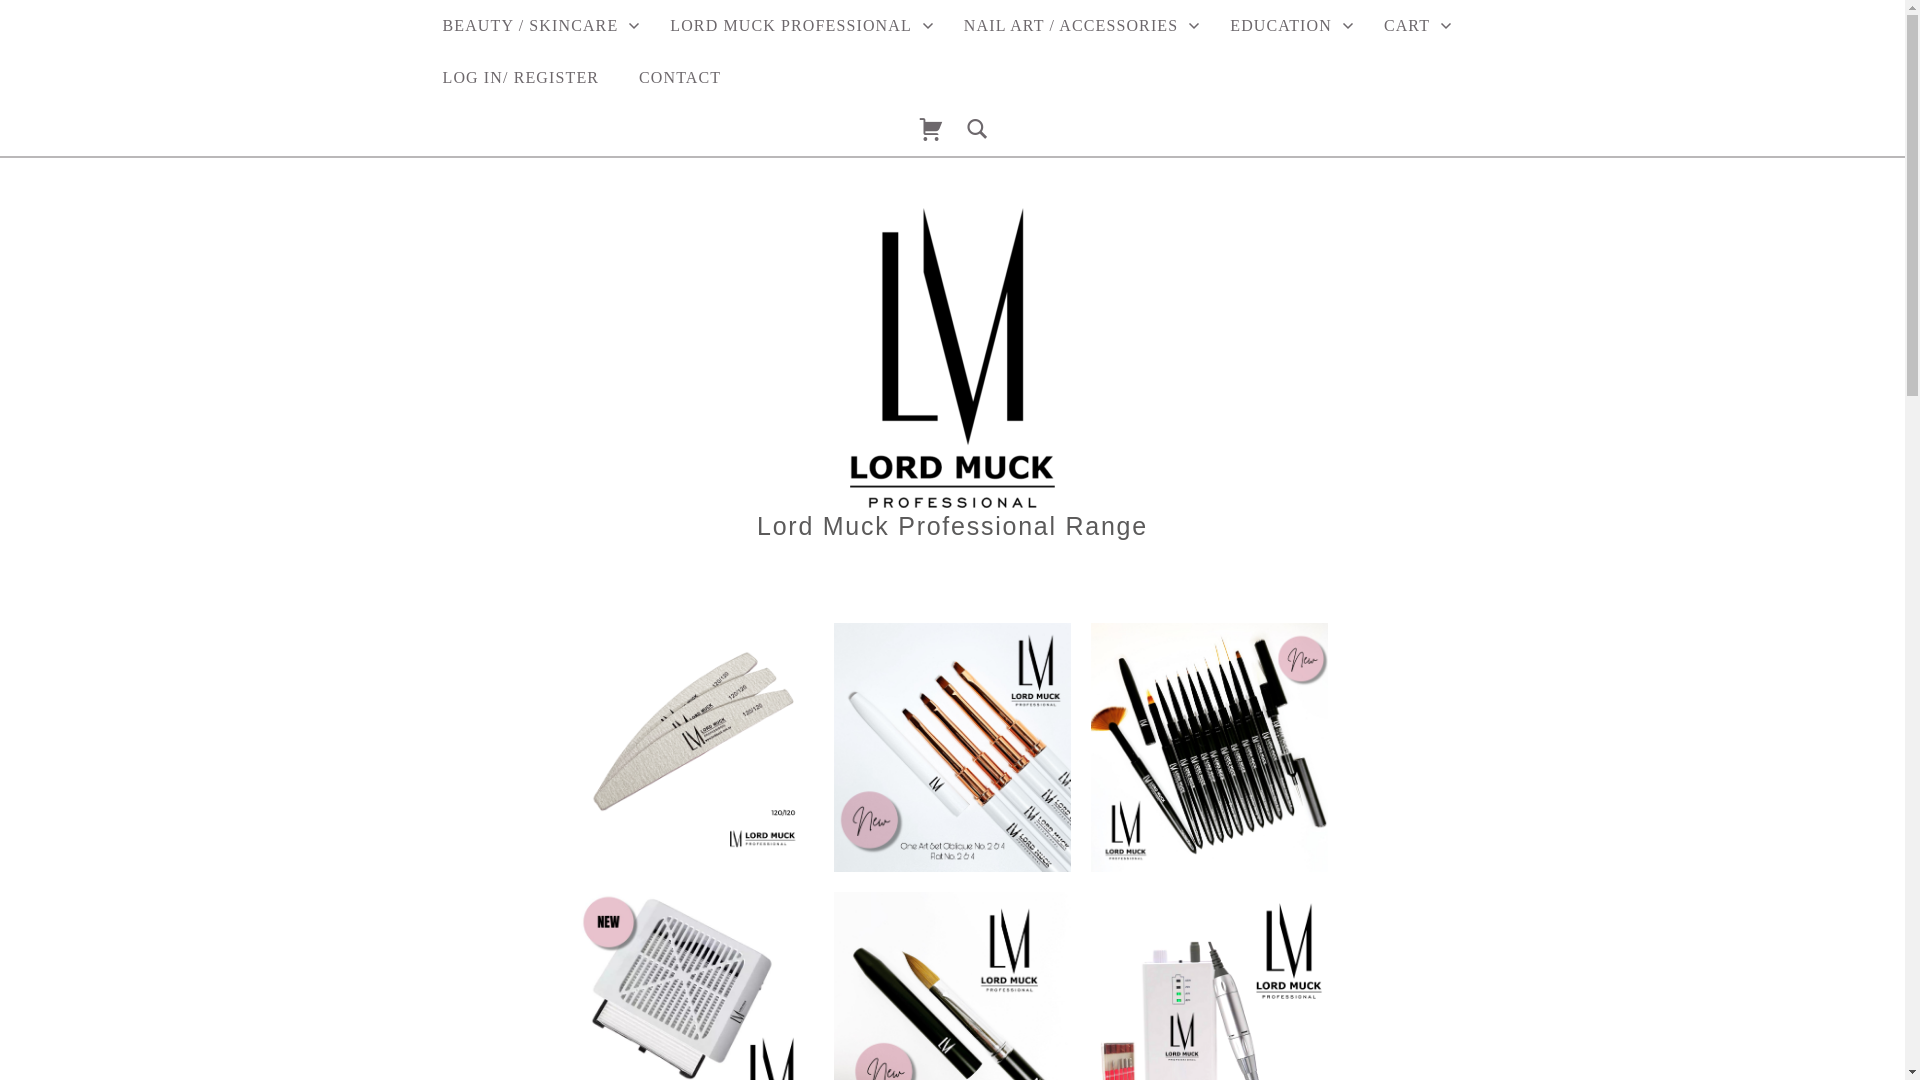  What do you see at coordinates (1411, 26) in the screenshot?
I see `'CART'` at bounding box center [1411, 26].